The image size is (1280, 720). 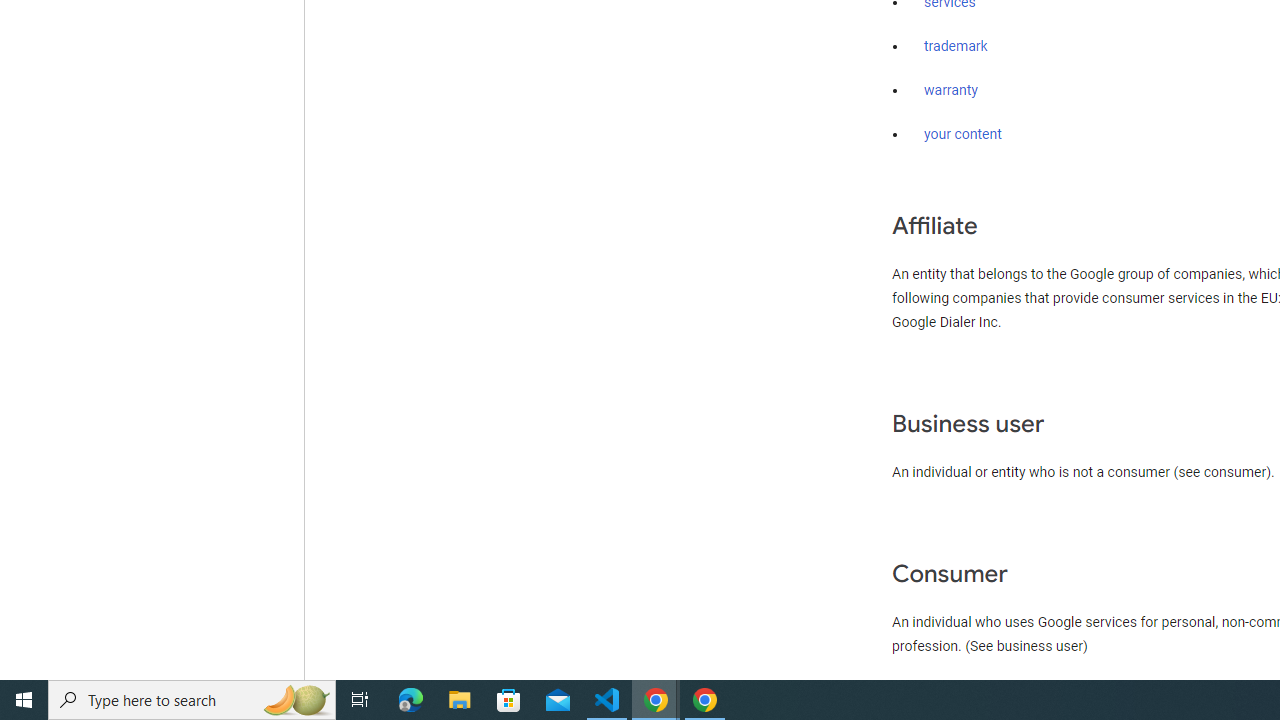 What do you see at coordinates (955, 46) in the screenshot?
I see `'trademark'` at bounding box center [955, 46].